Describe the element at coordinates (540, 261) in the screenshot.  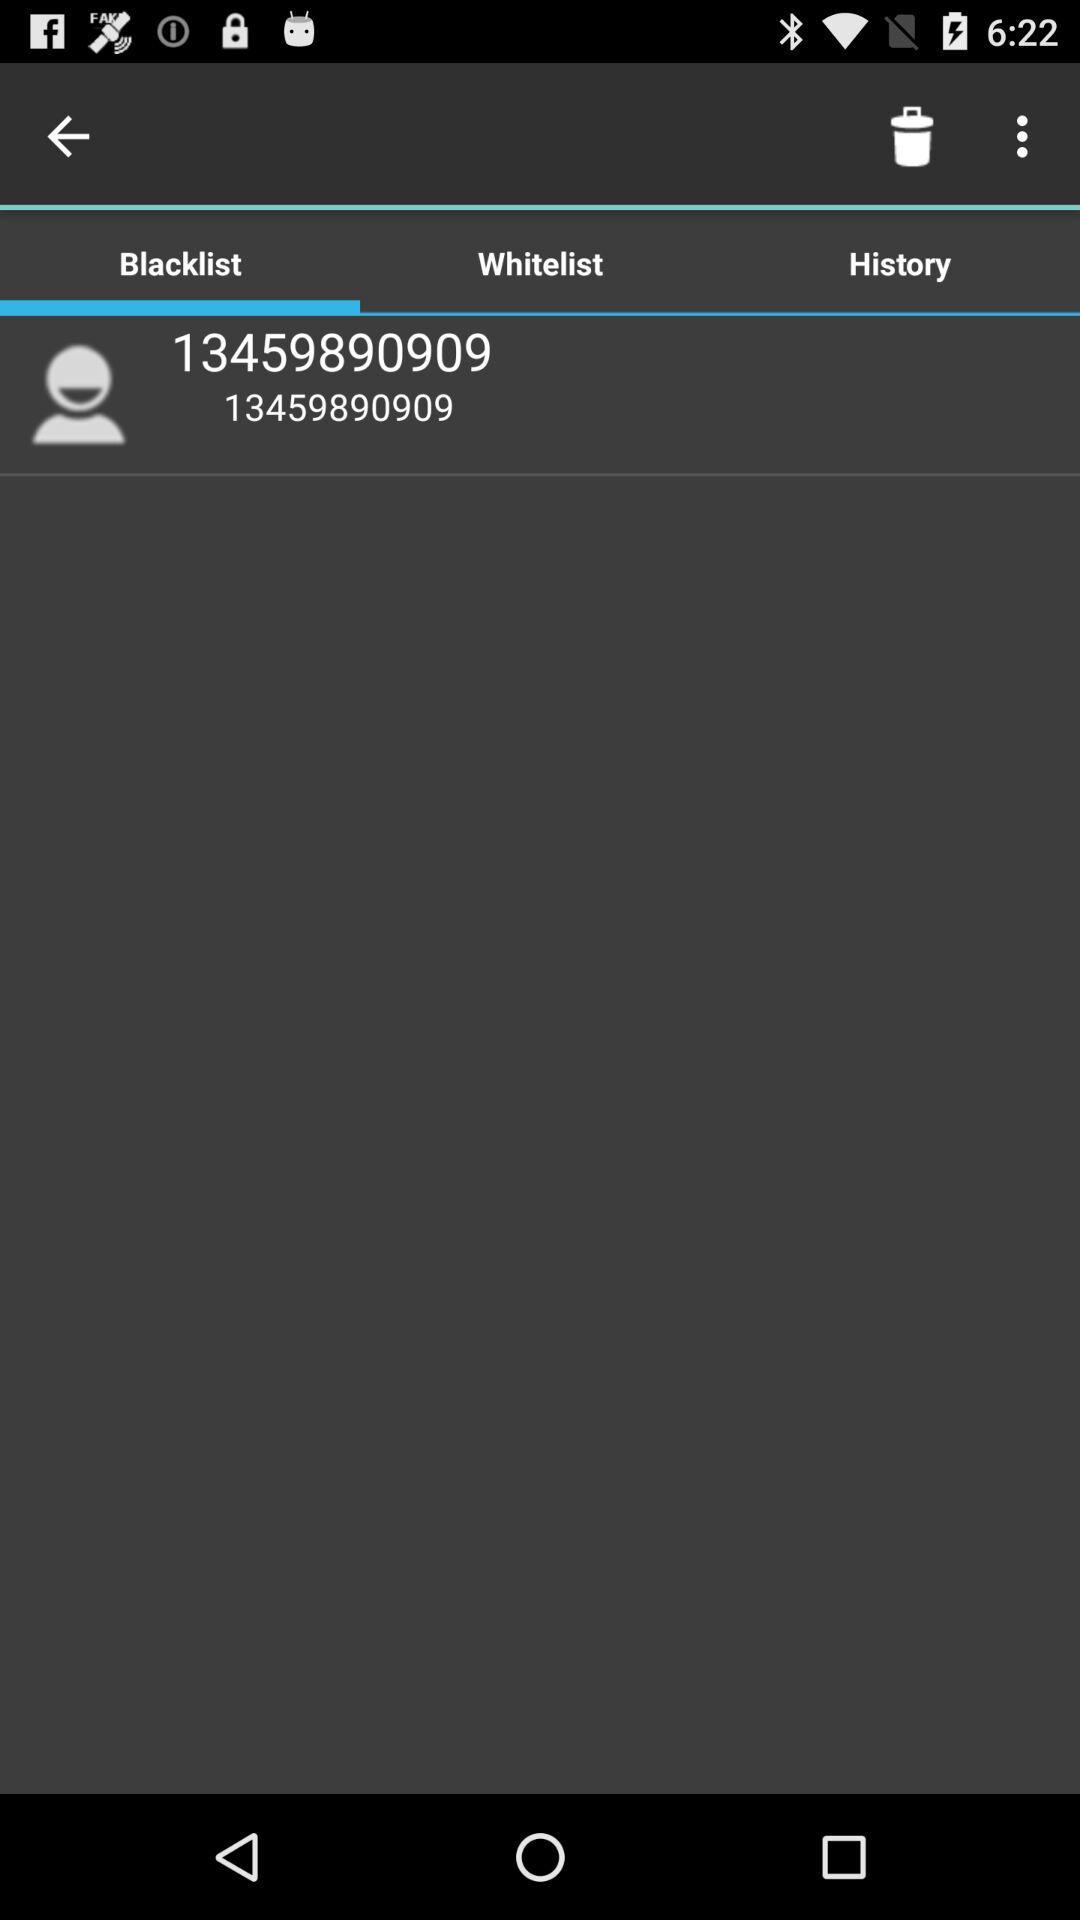
I see `the item next to history icon` at that location.